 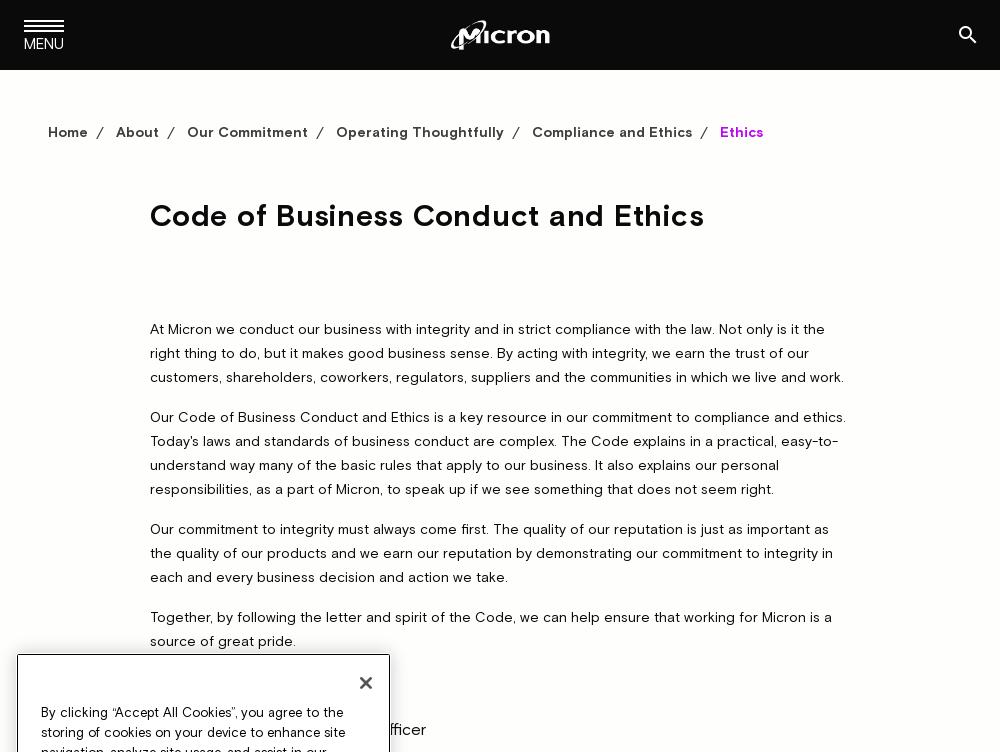 I want to click on 'Home', so click(x=67, y=130).